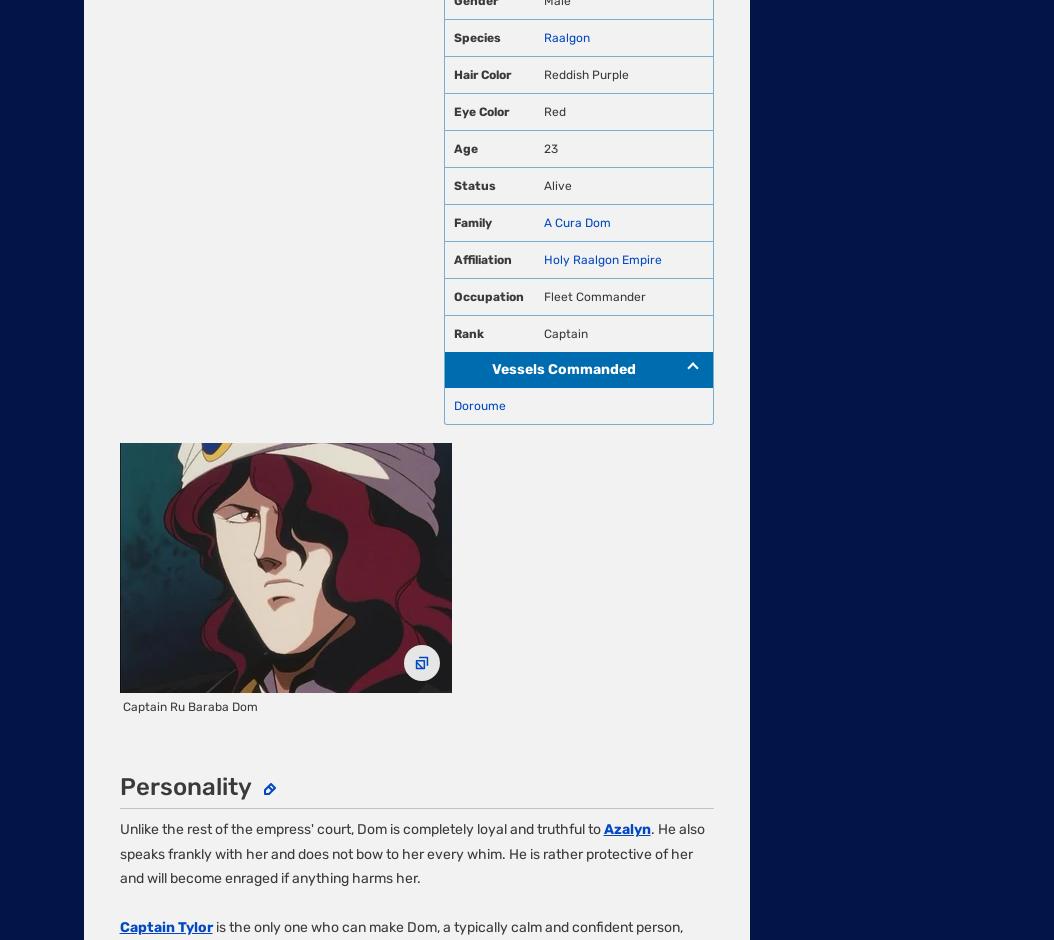 The image size is (1054, 940). I want to click on 'Local Sitemap', so click(476, 415).